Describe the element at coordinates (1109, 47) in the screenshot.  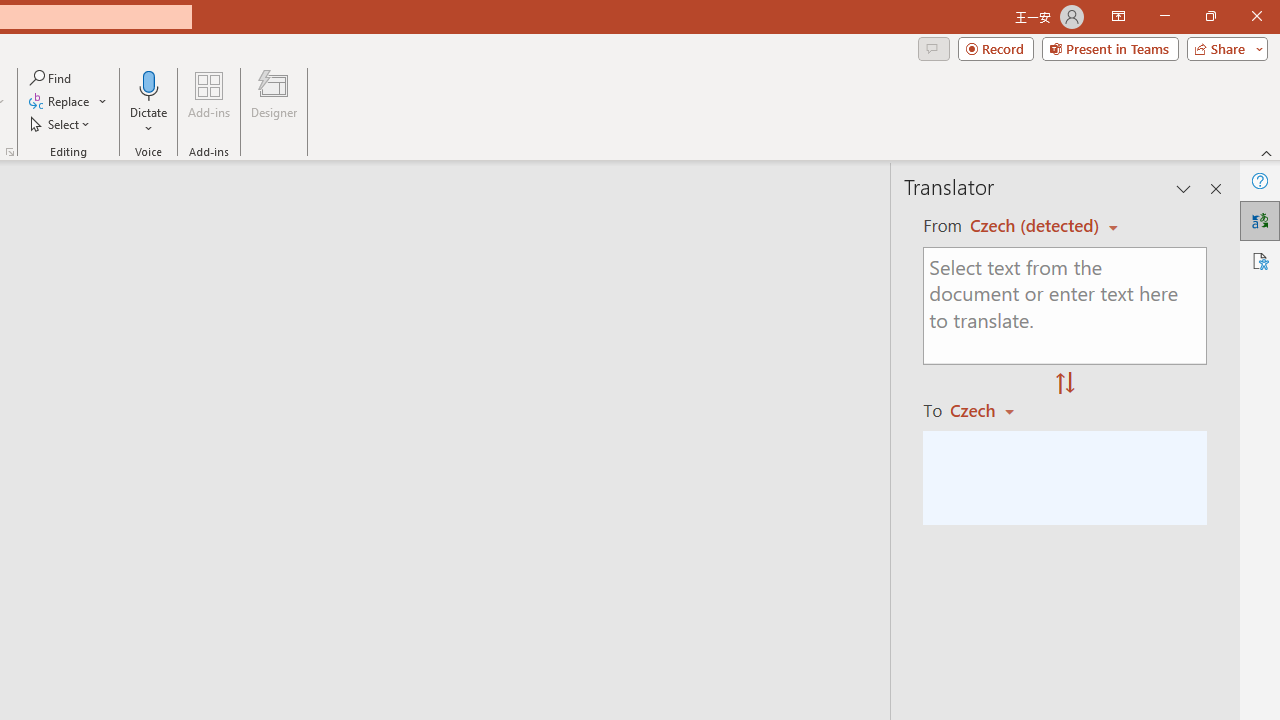
I see `'Present in Teams'` at that location.